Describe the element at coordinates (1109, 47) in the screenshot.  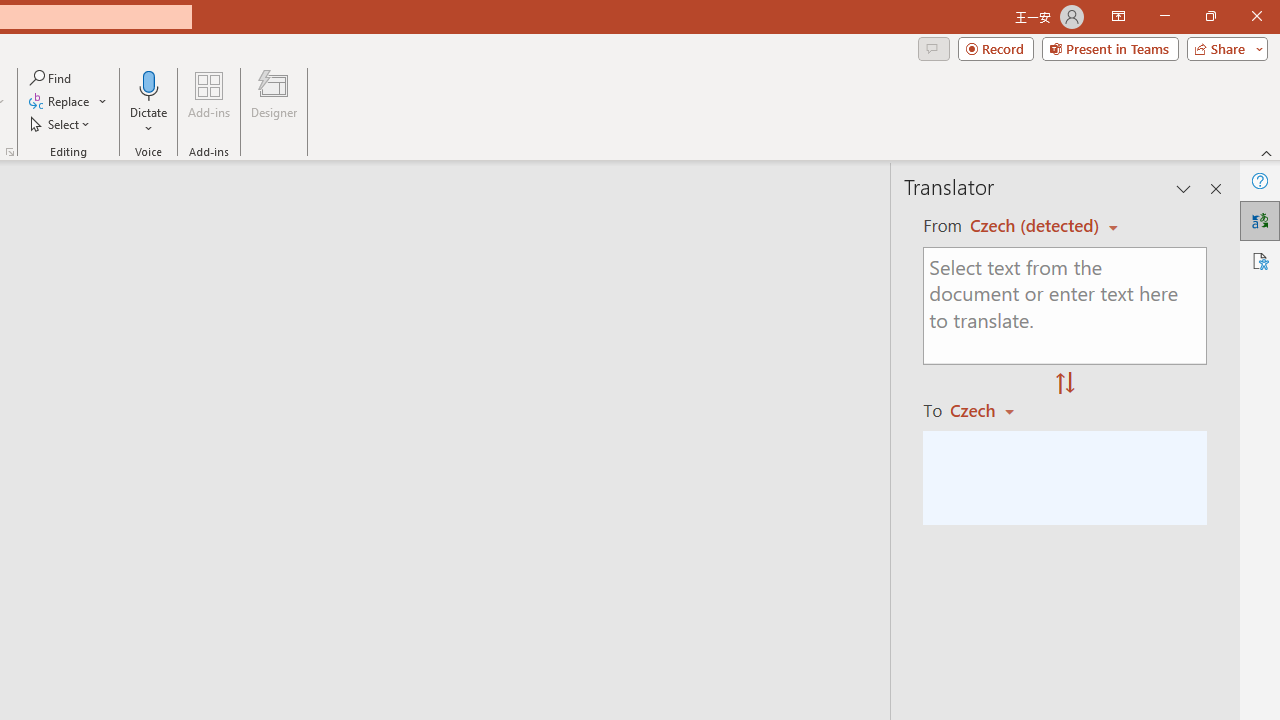
I see `'Present in Teams'` at that location.